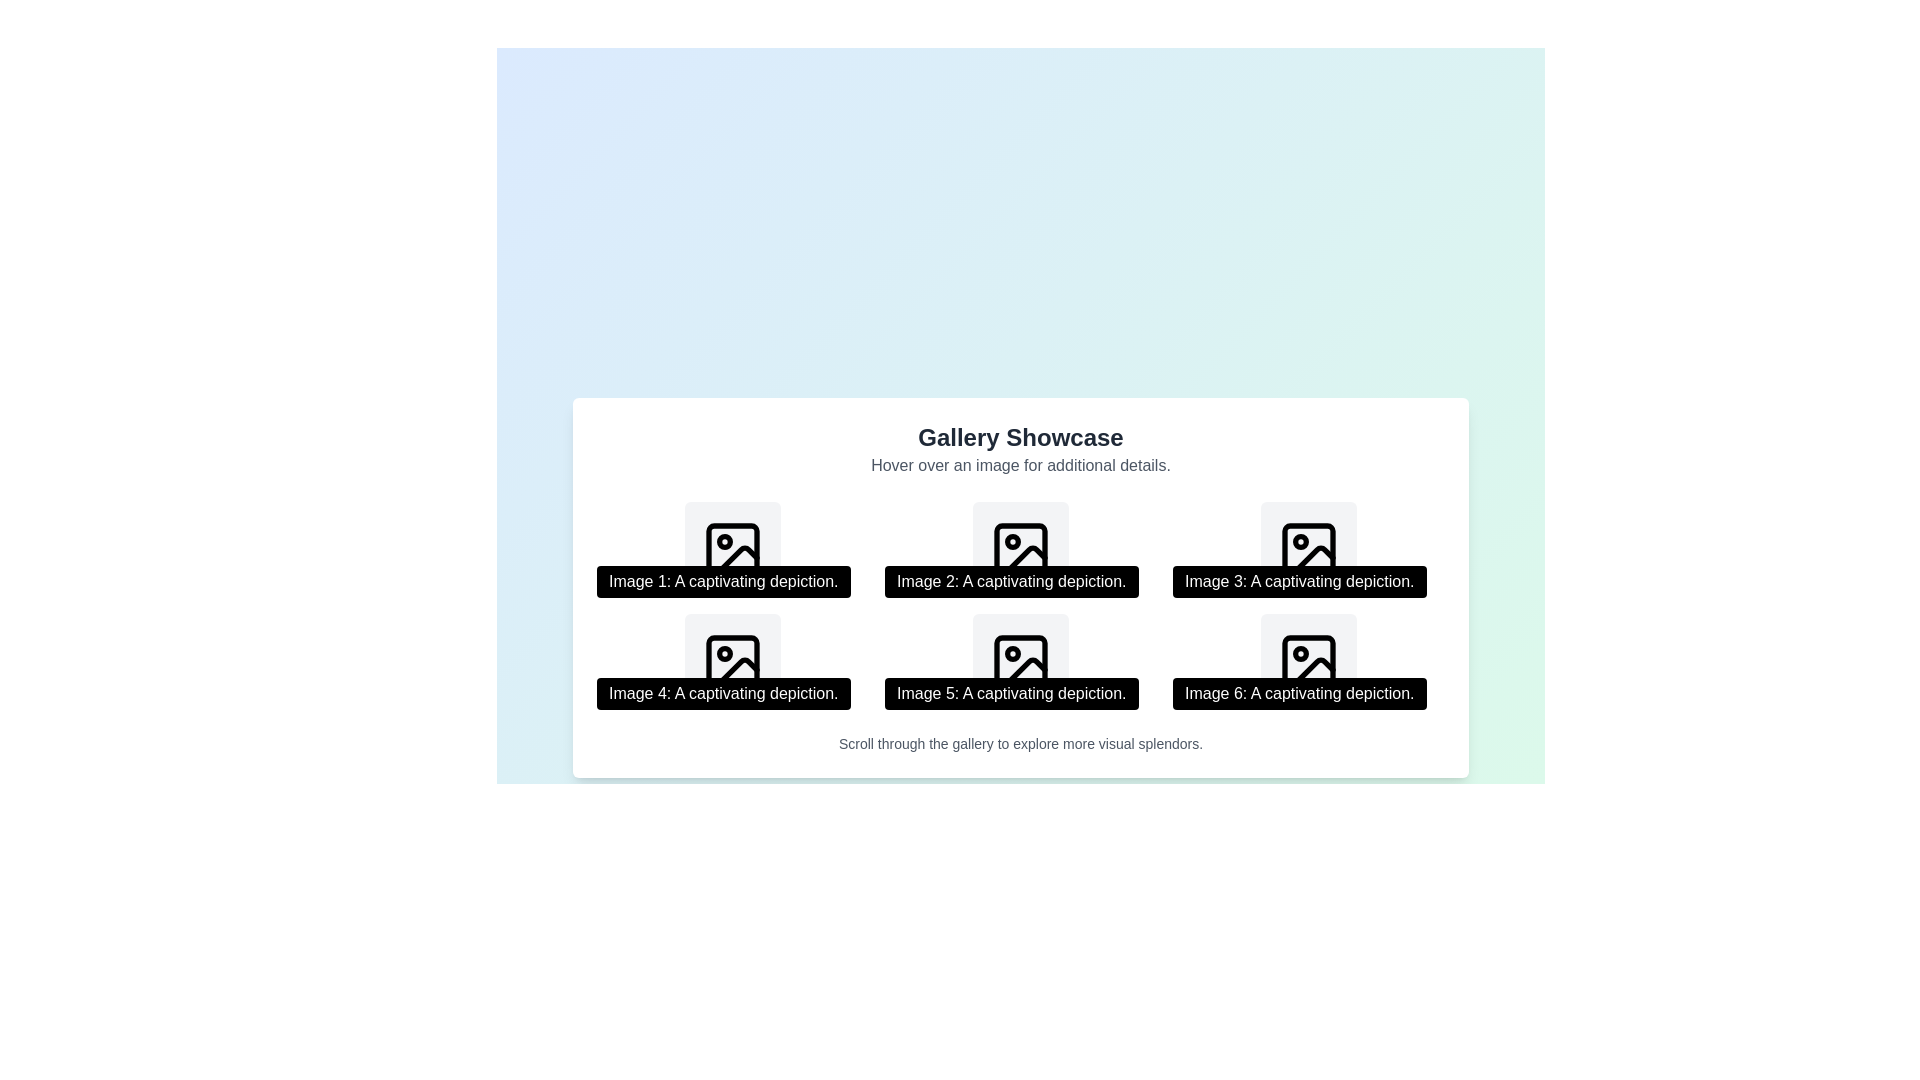  I want to click on the image placeholder icon located at the third position in the first row of the gallery grid, so click(1309, 550).